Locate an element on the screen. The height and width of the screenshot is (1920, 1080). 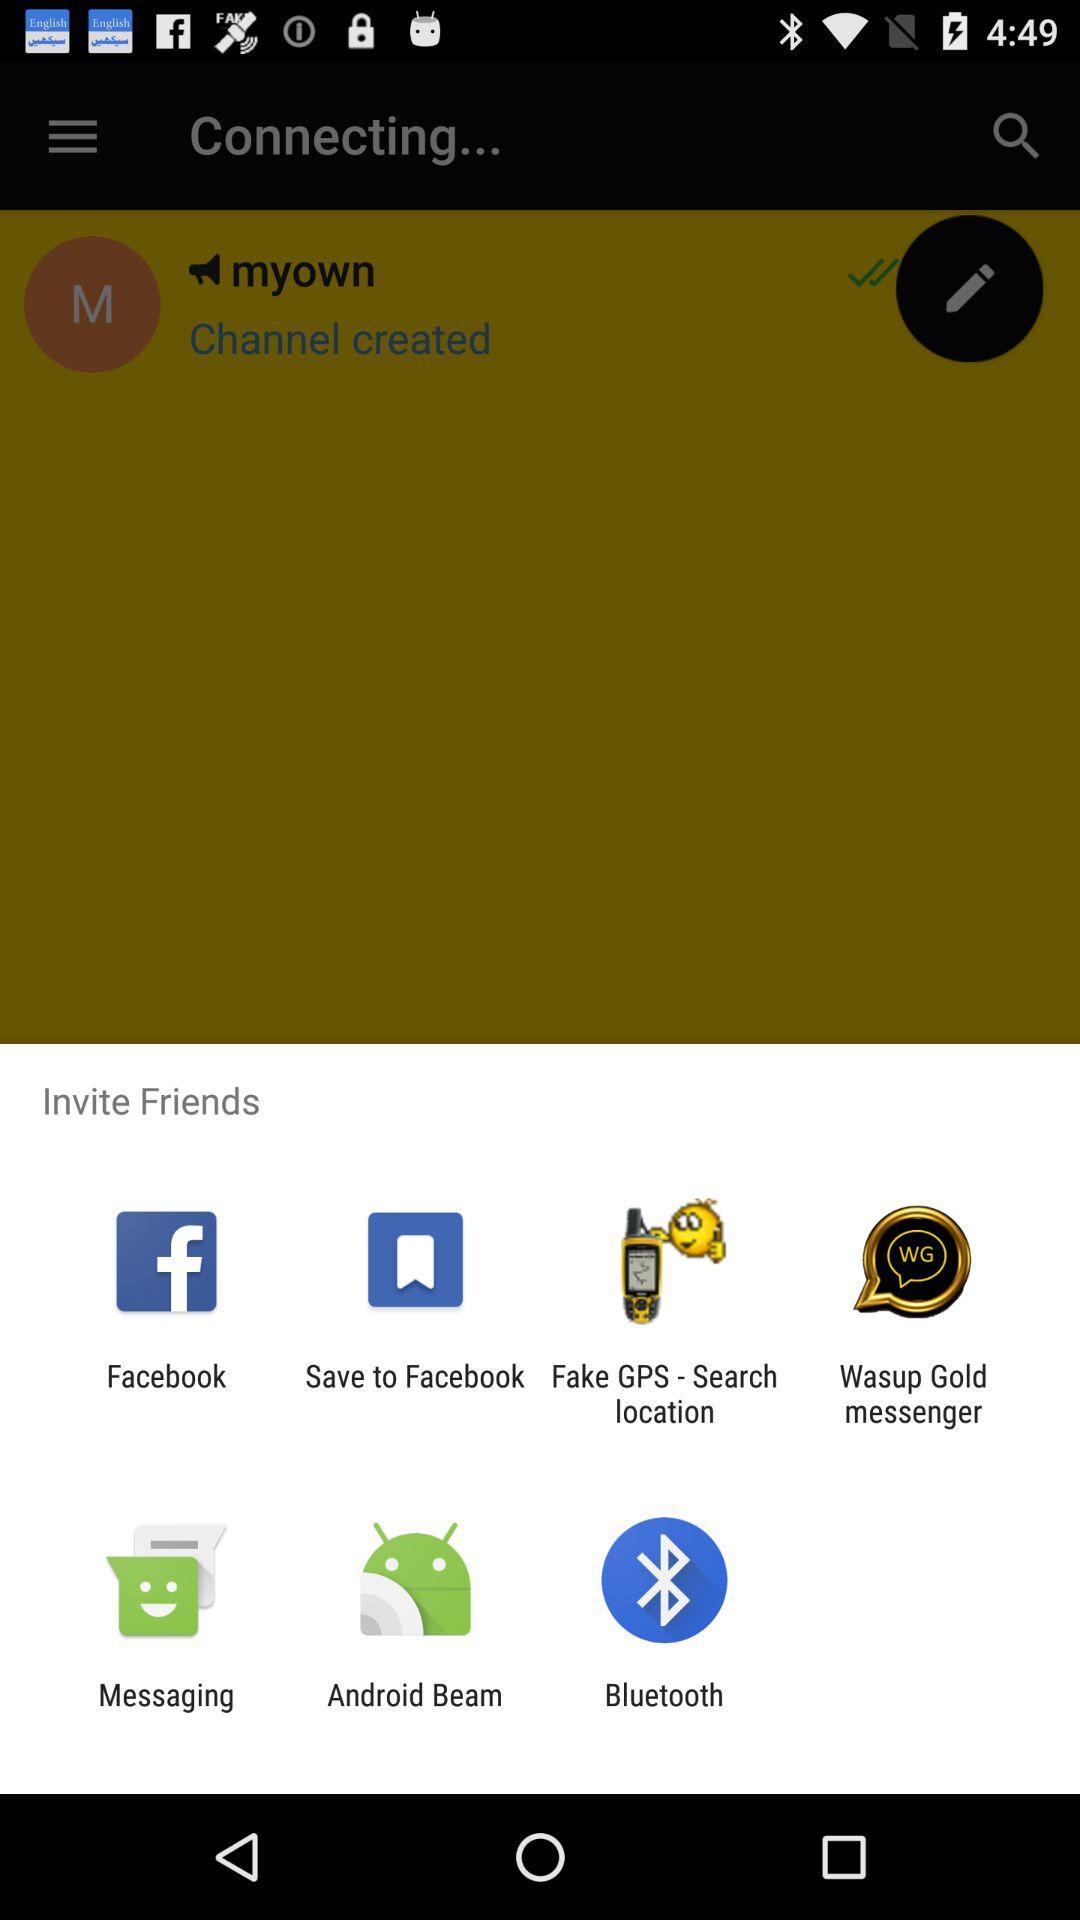
app to the right of the facebook item is located at coordinates (414, 1392).